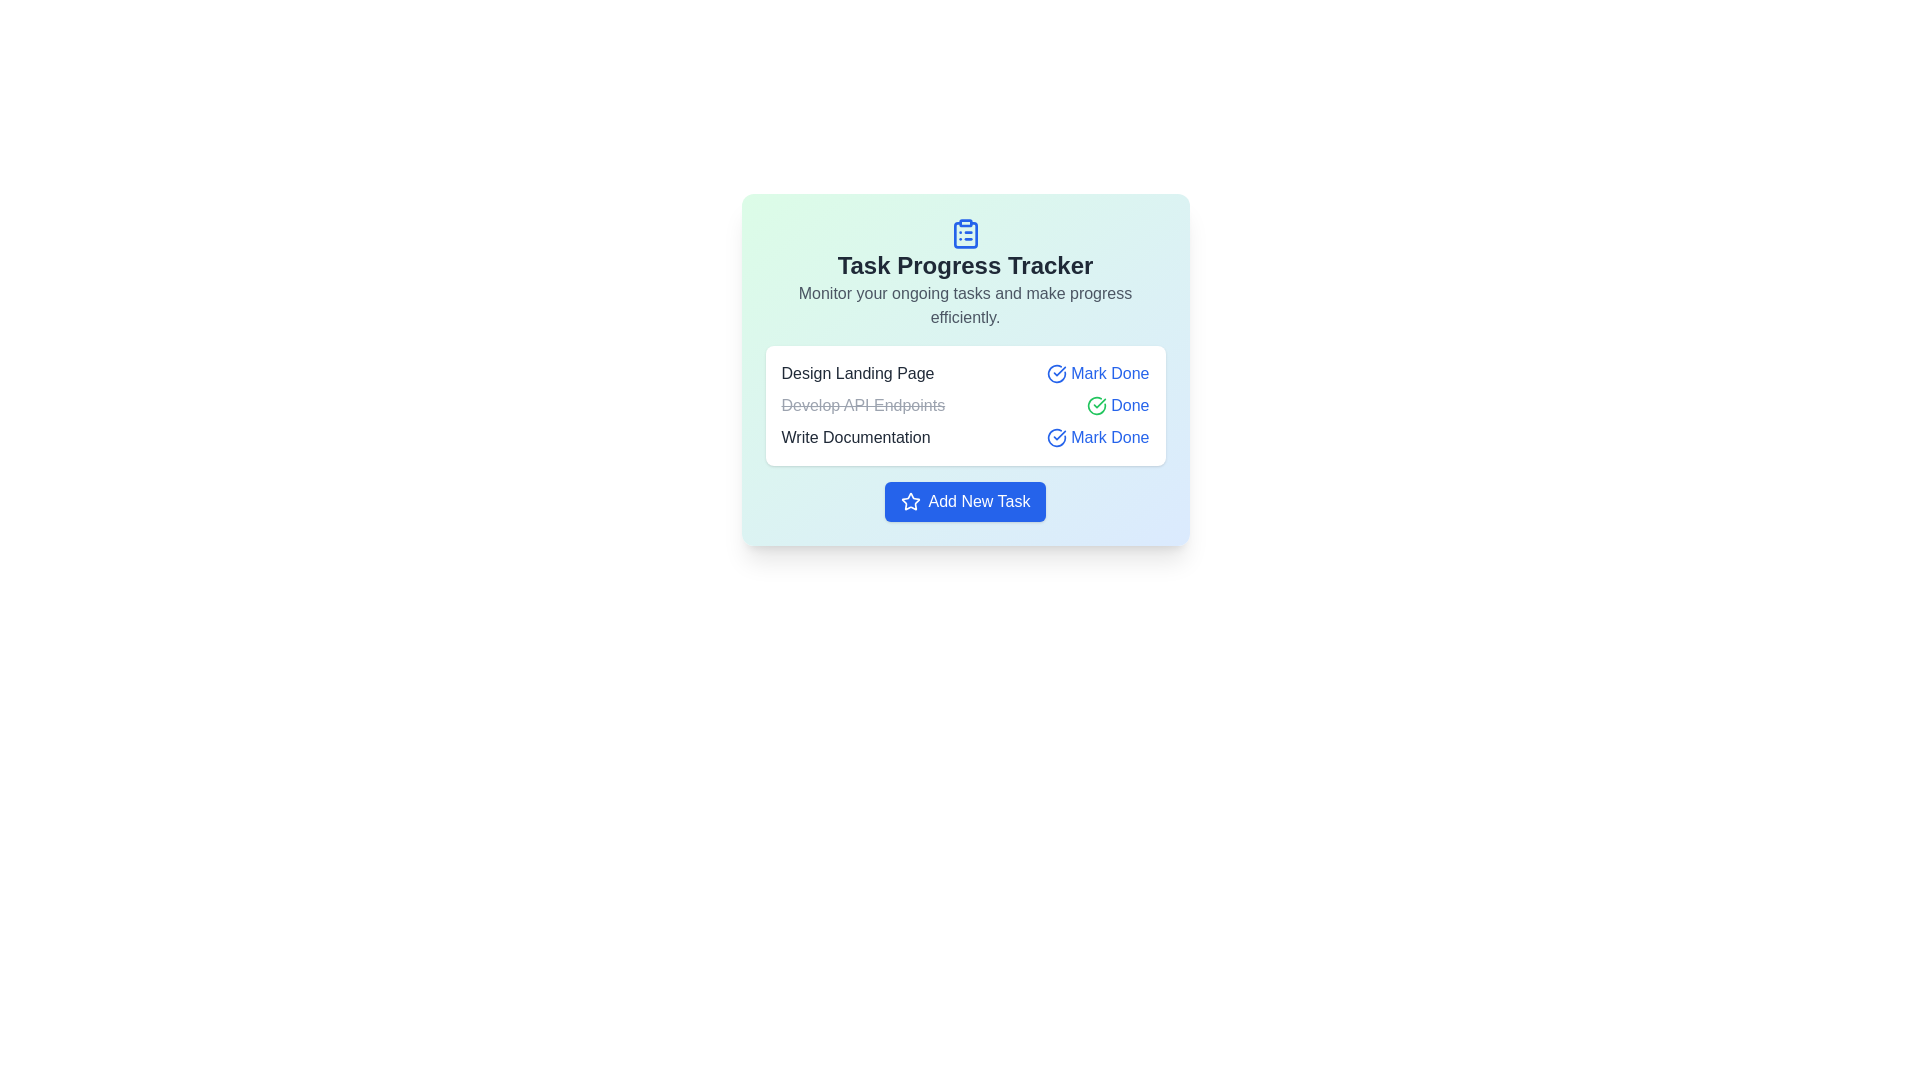 The image size is (1920, 1080). I want to click on the text label located to the right of the circular checkmark icon in the 'Task Progress Tracker' card for the task 'Design Landing Page', so click(1109, 374).